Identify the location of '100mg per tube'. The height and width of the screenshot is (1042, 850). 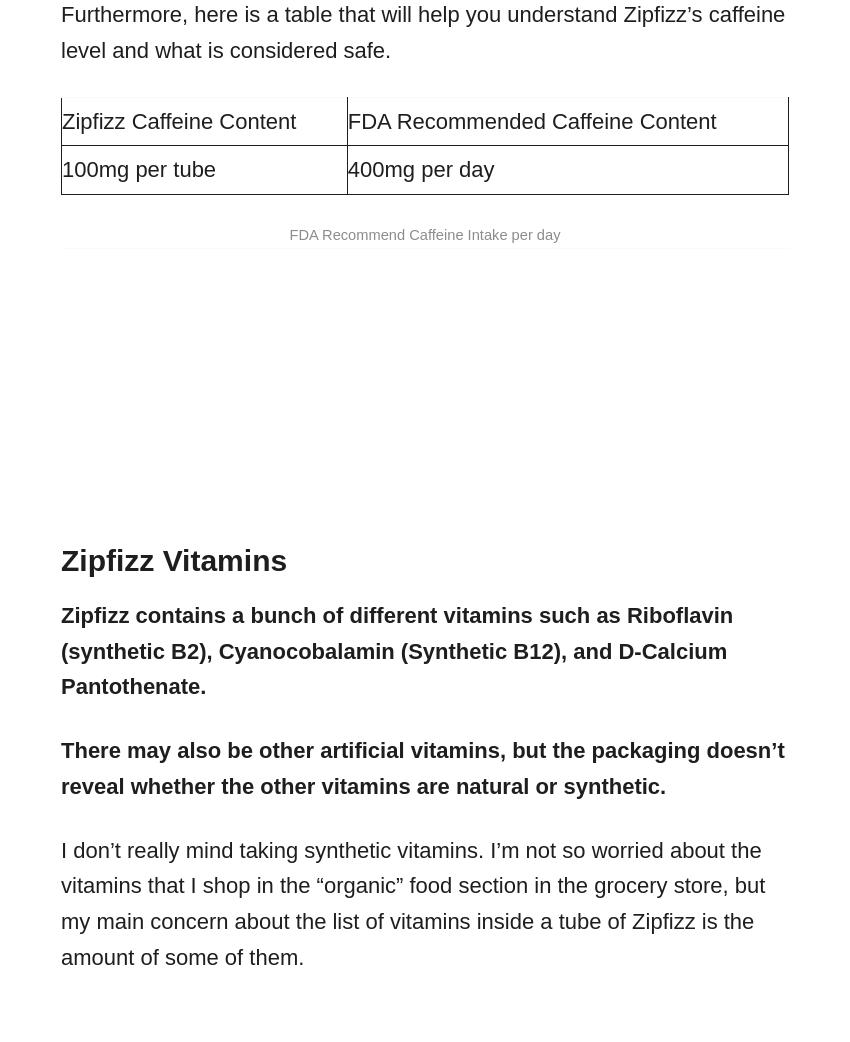
(138, 169).